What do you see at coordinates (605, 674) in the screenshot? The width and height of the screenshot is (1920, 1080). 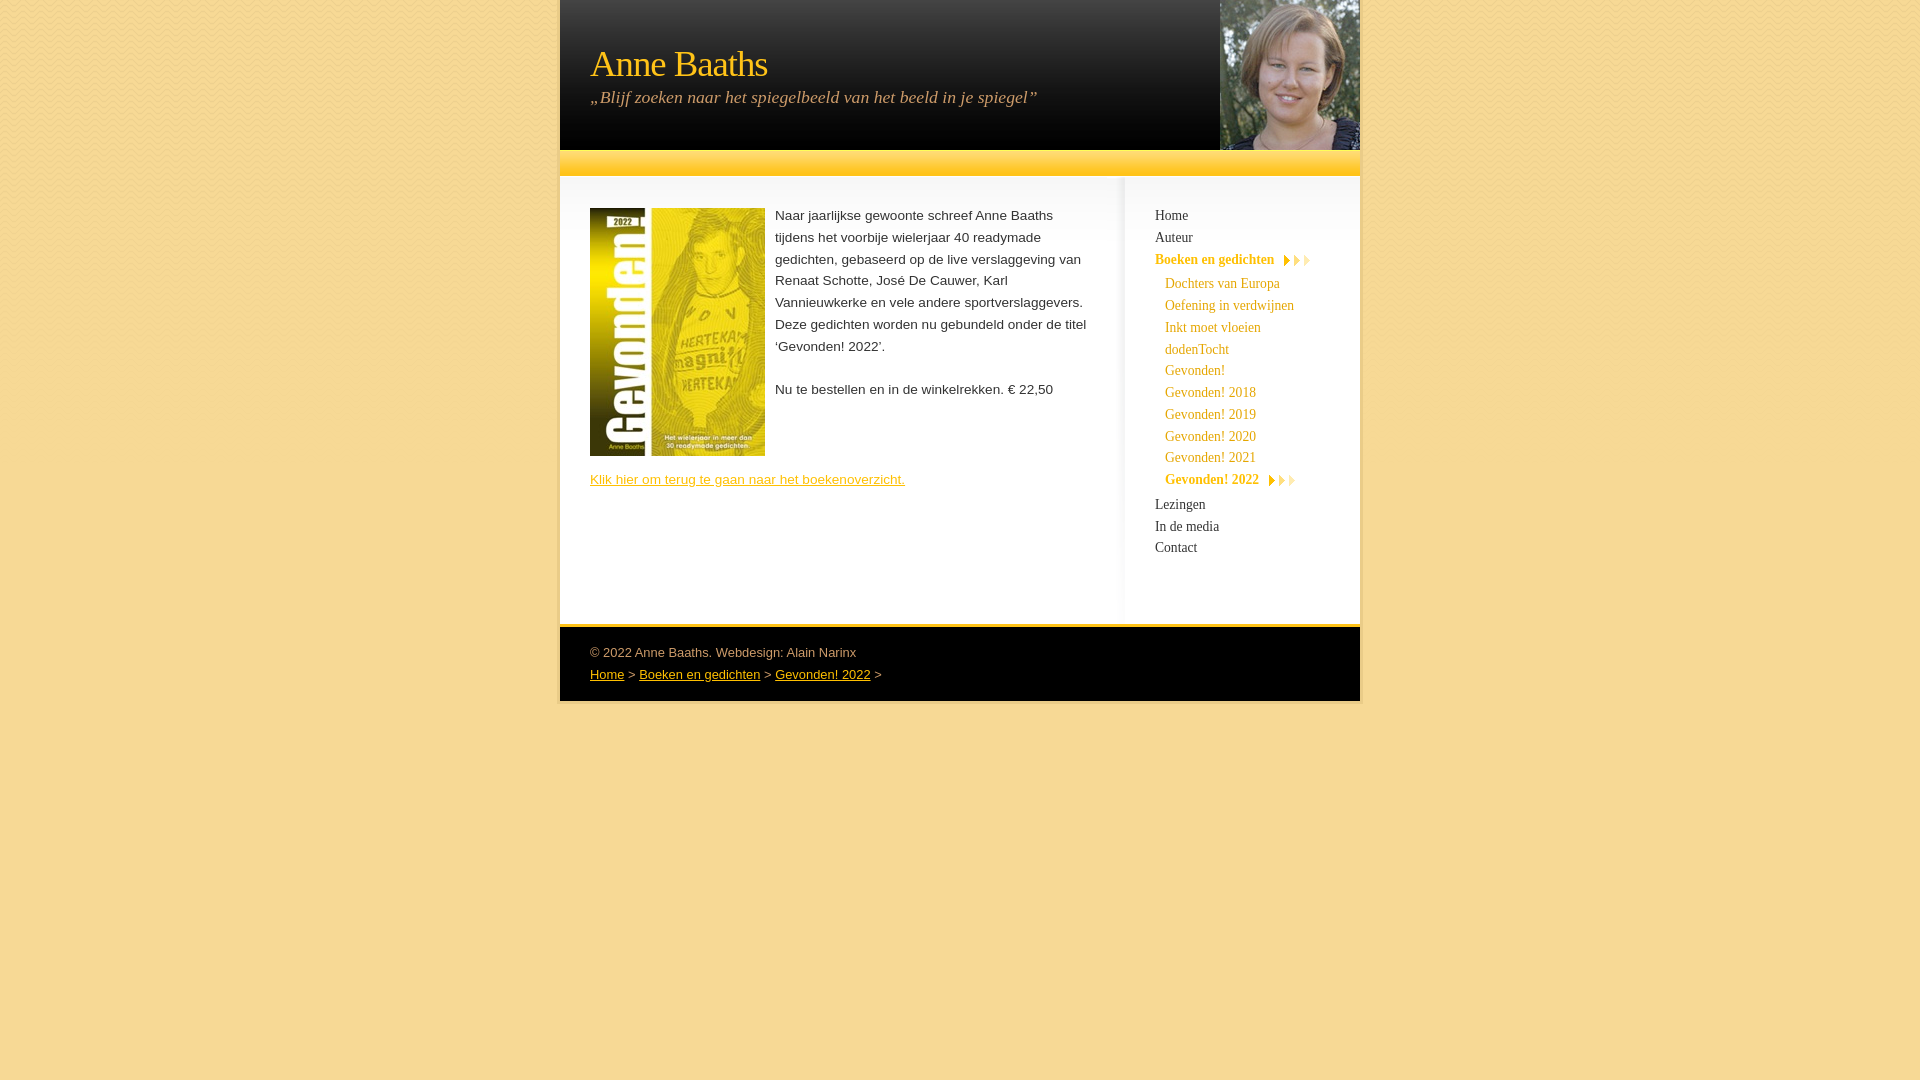 I see `'Home'` at bounding box center [605, 674].